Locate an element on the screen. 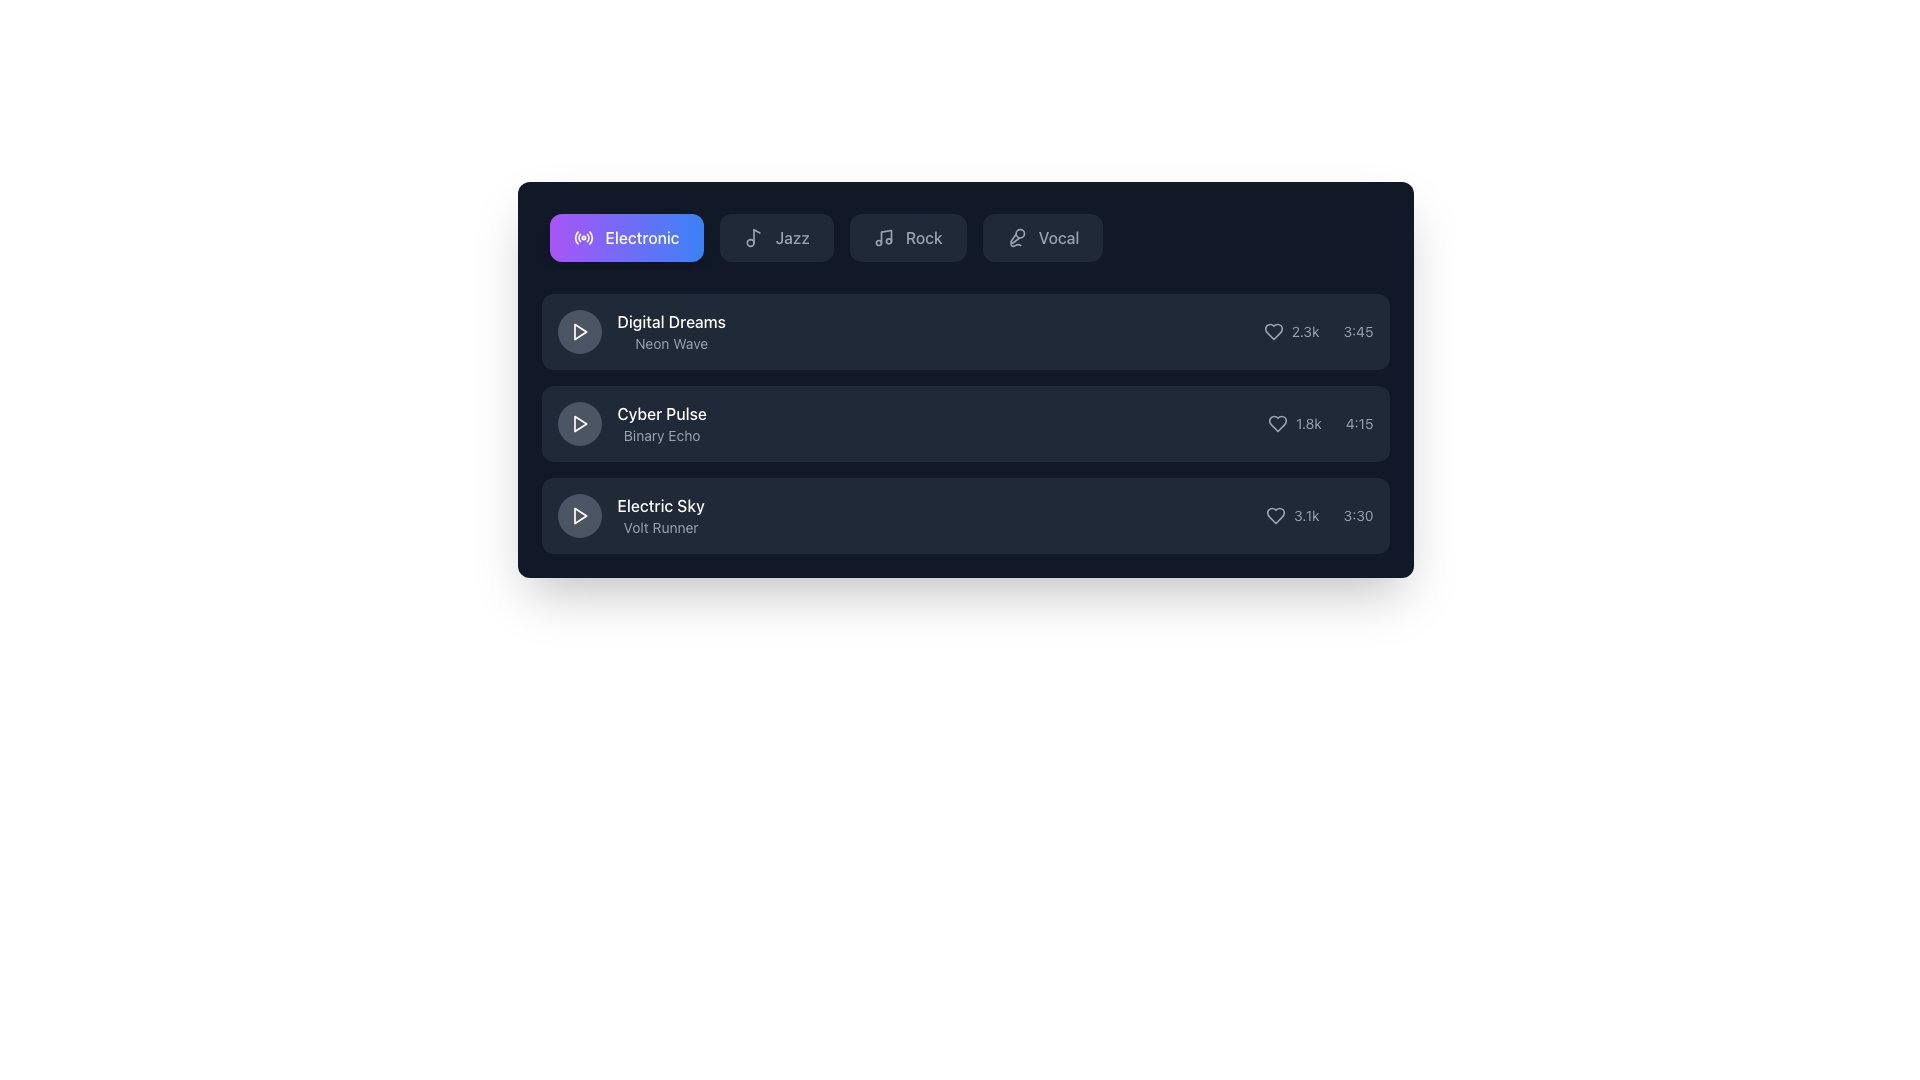 This screenshot has width=1920, height=1080. the 'Rock' music category icon located at the leftmost side of the 'Rock' category button is located at coordinates (882, 237).